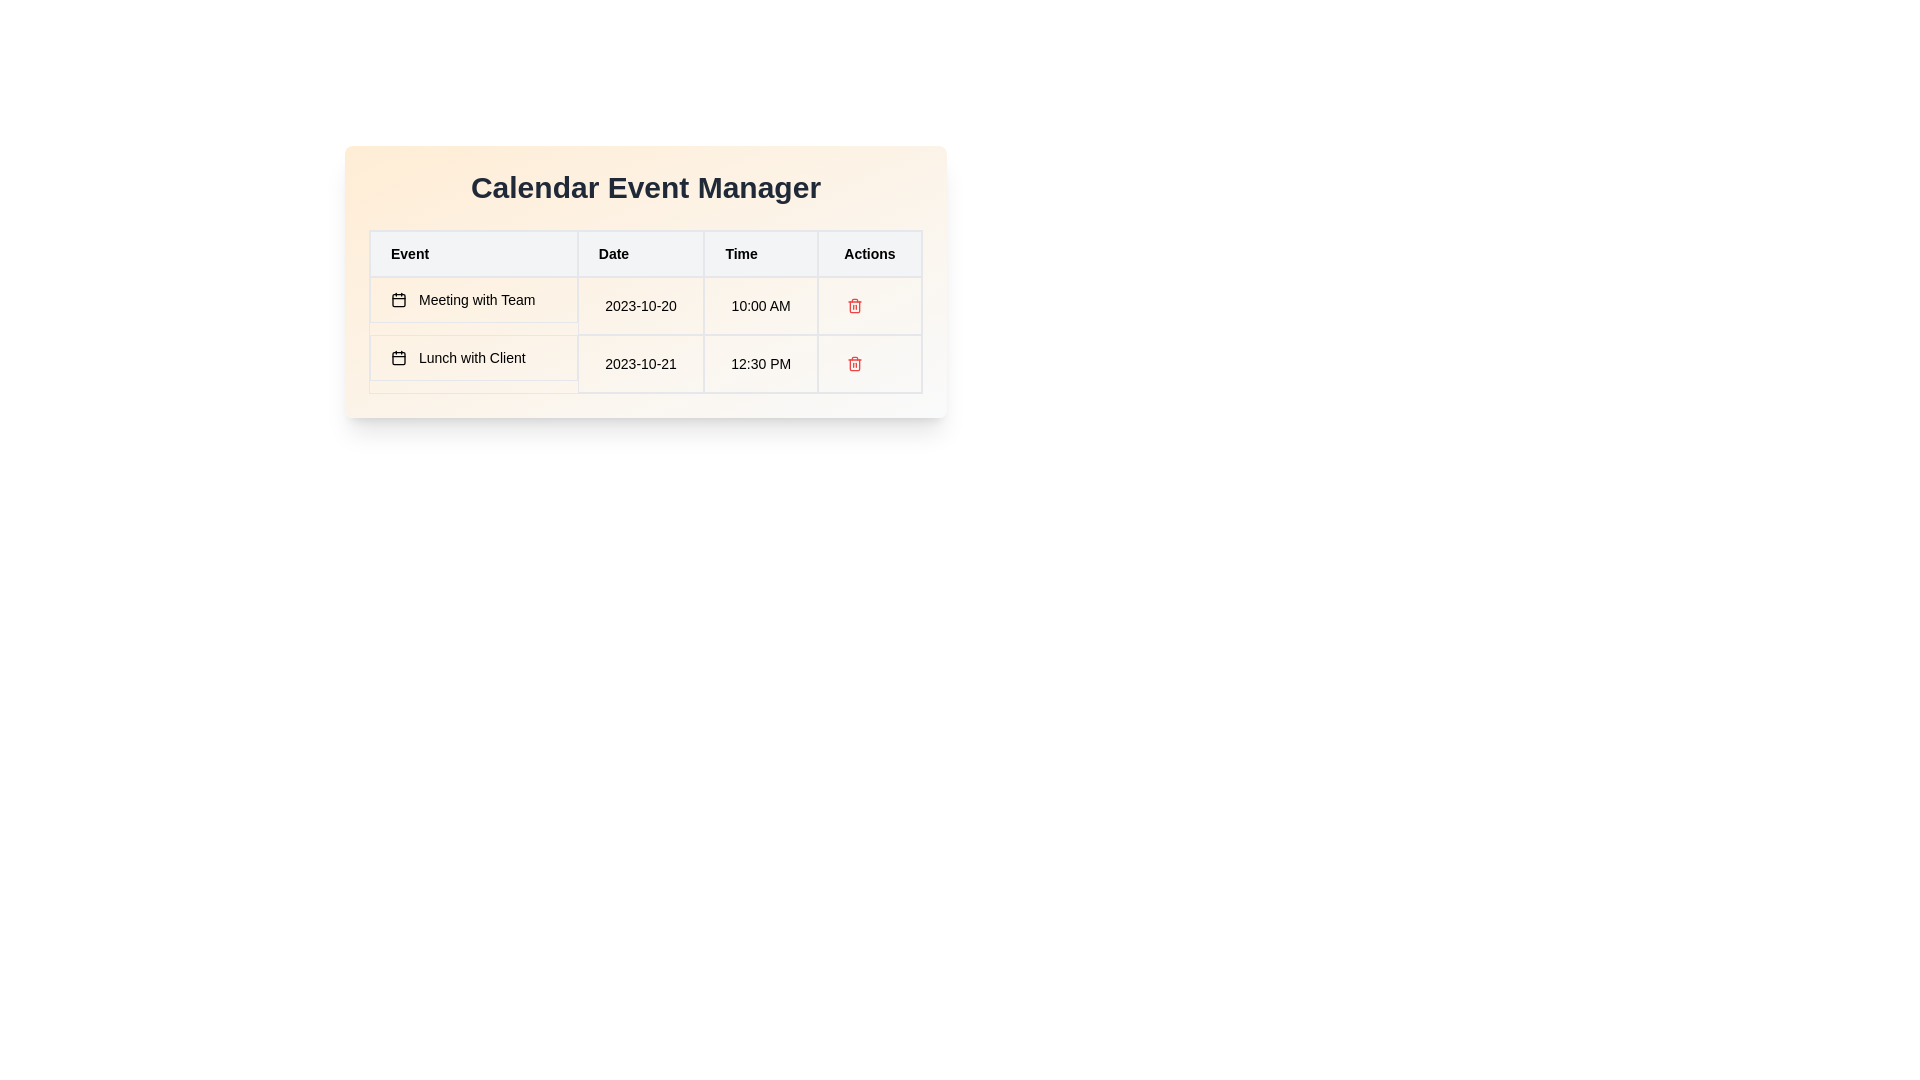  Describe the element at coordinates (398, 357) in the screenshot. I see `the calendar icon, which is a minimalistic square outline with vertical and horizontal lines, positioned to the left of the text 'Lunch with Client'` at that location.